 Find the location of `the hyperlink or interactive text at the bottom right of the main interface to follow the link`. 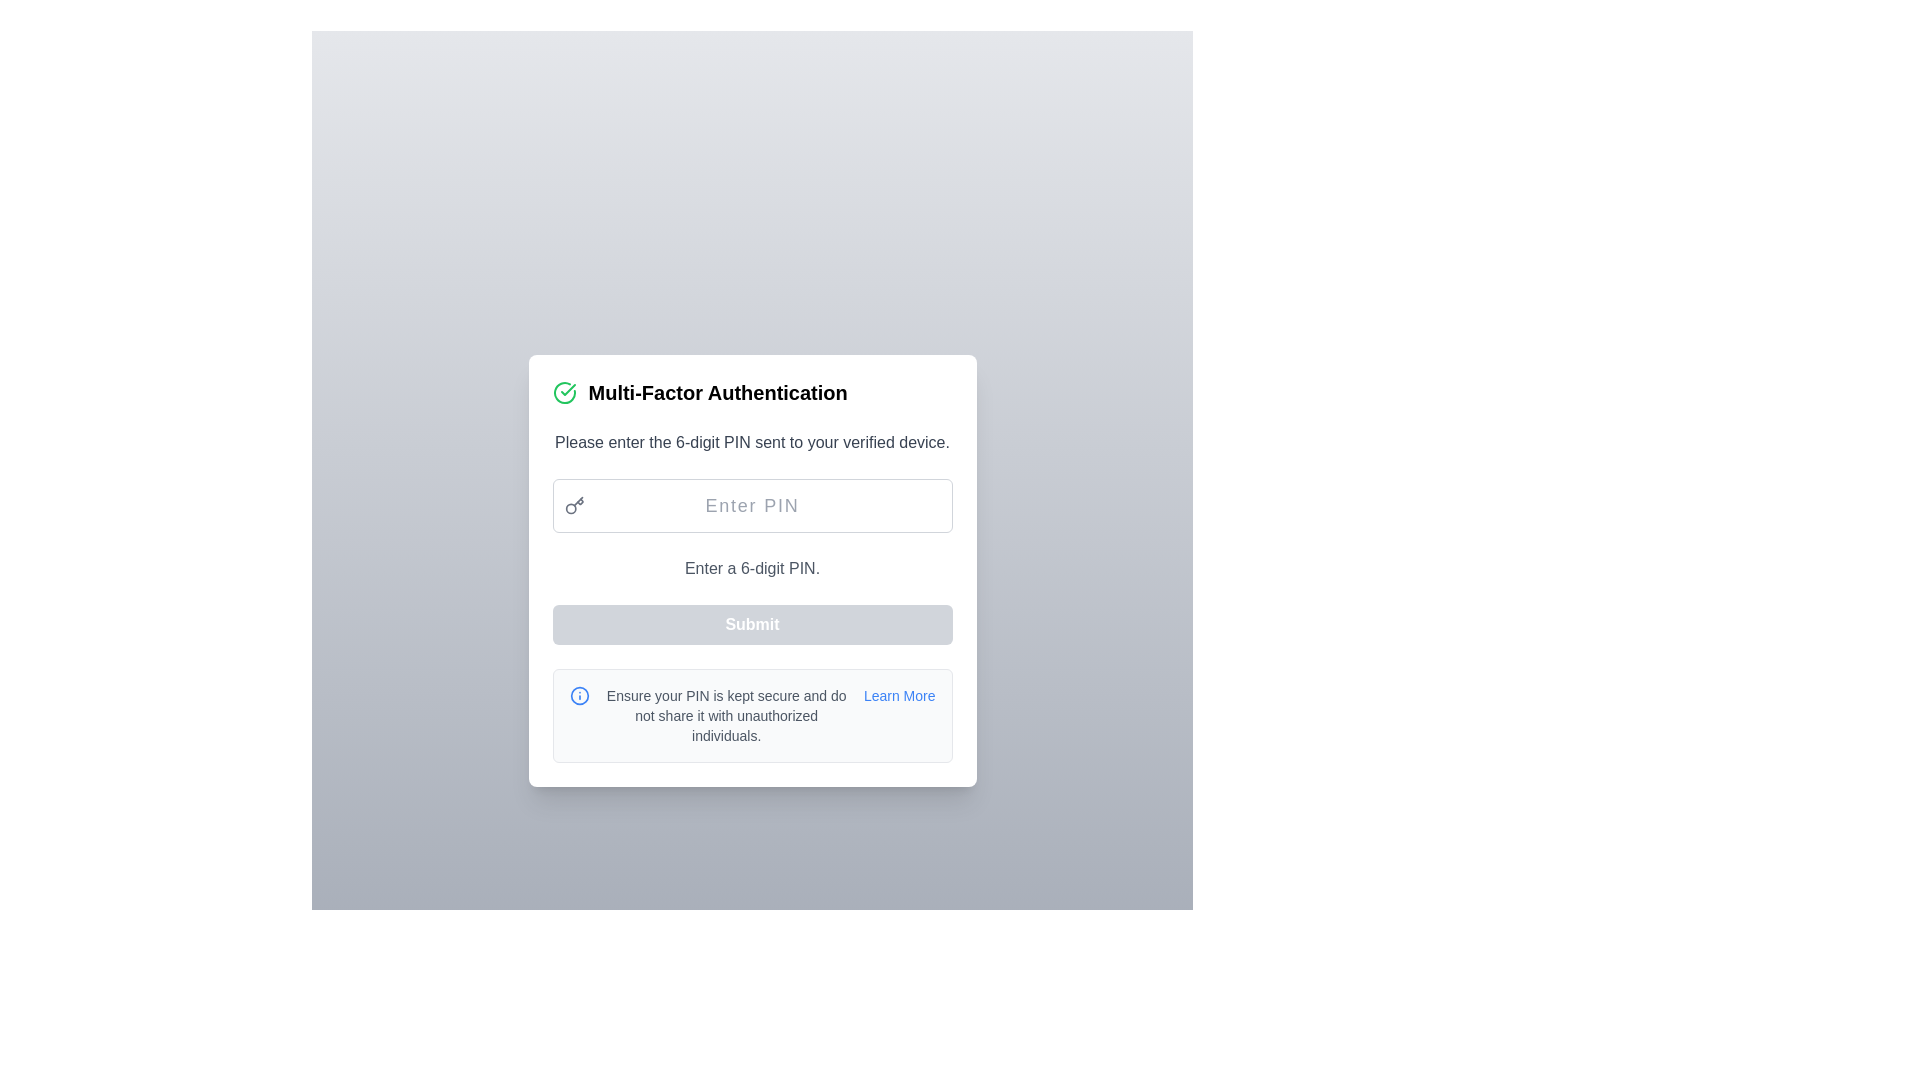

the hyperlink or interactive text at the bottom right of the main interface to follow the link is located at coordinates (898, 694).